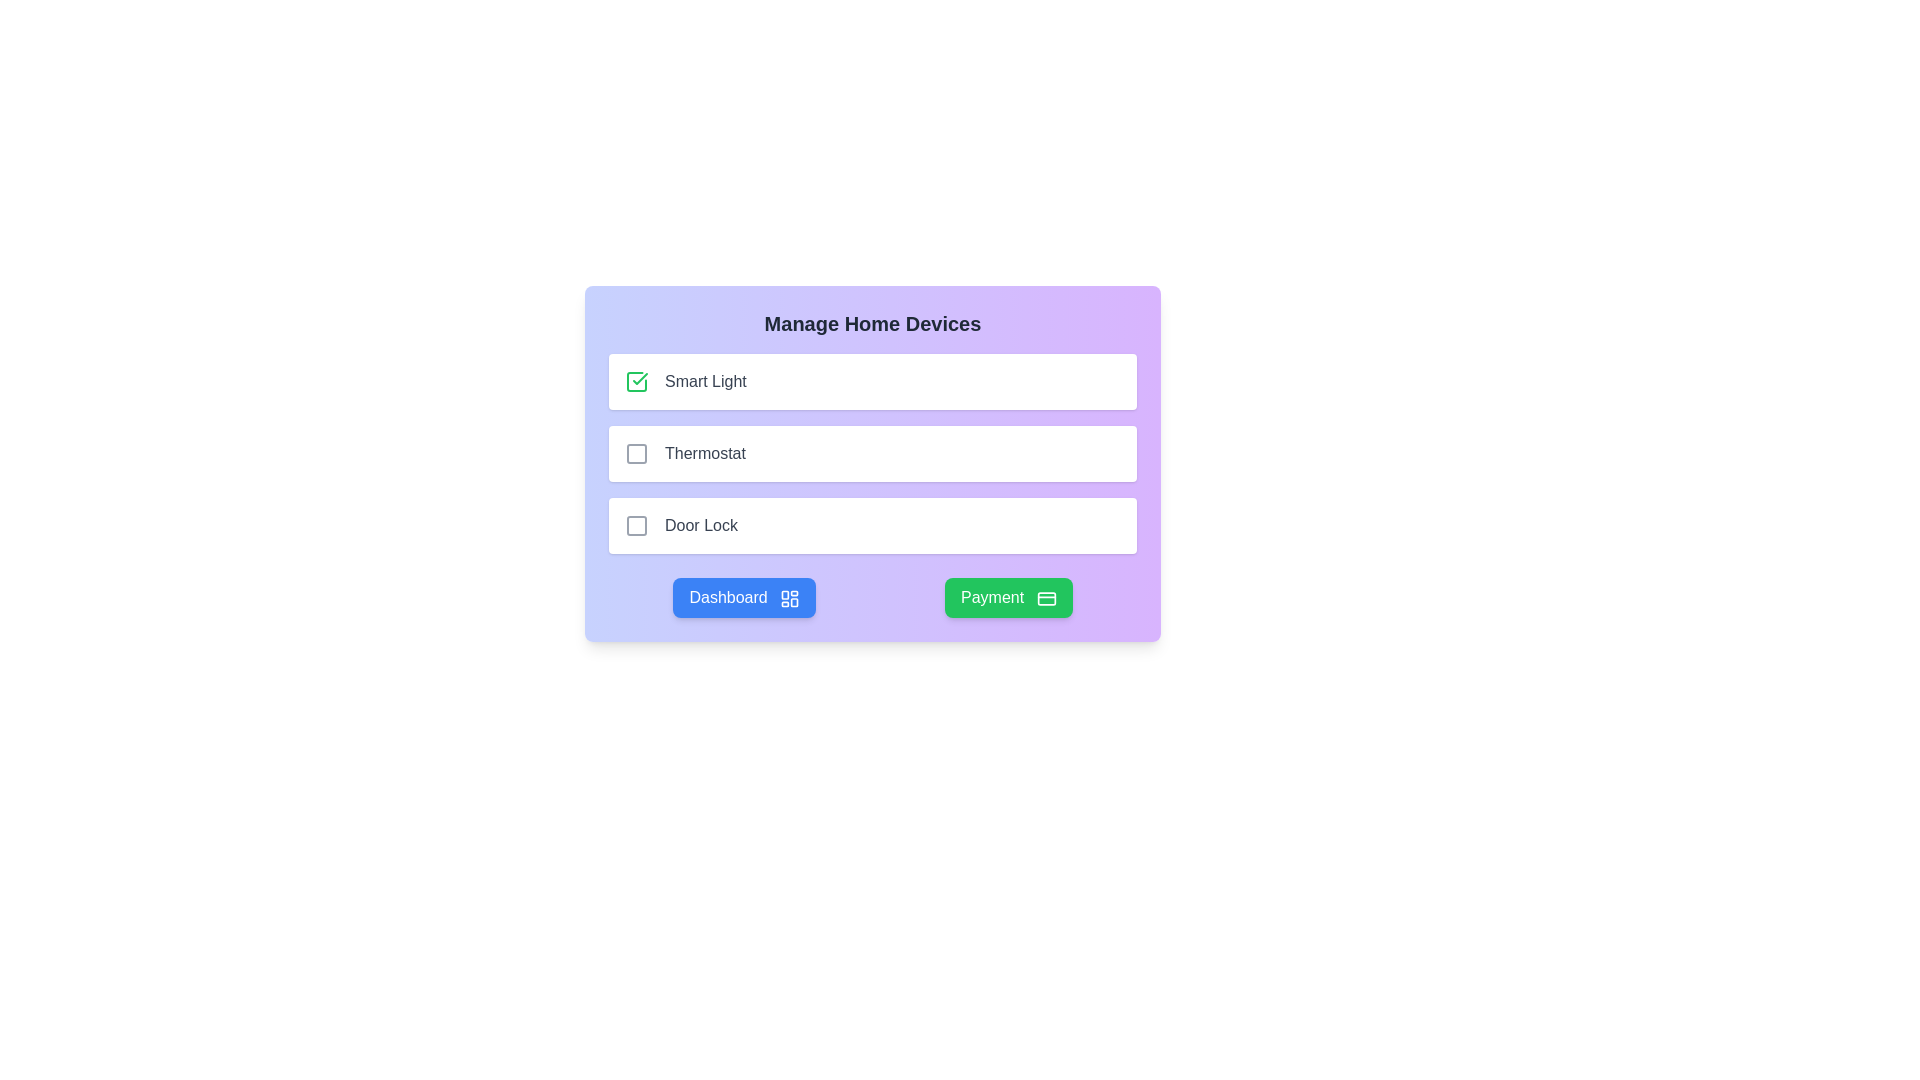 The image size is (1920, 1080). What do you see at coordinates (873, 524) in the screenshot?
I see `the 'Door Lock' option in the list under 'Manage Home Devices'` at bounding box center [873, 524].